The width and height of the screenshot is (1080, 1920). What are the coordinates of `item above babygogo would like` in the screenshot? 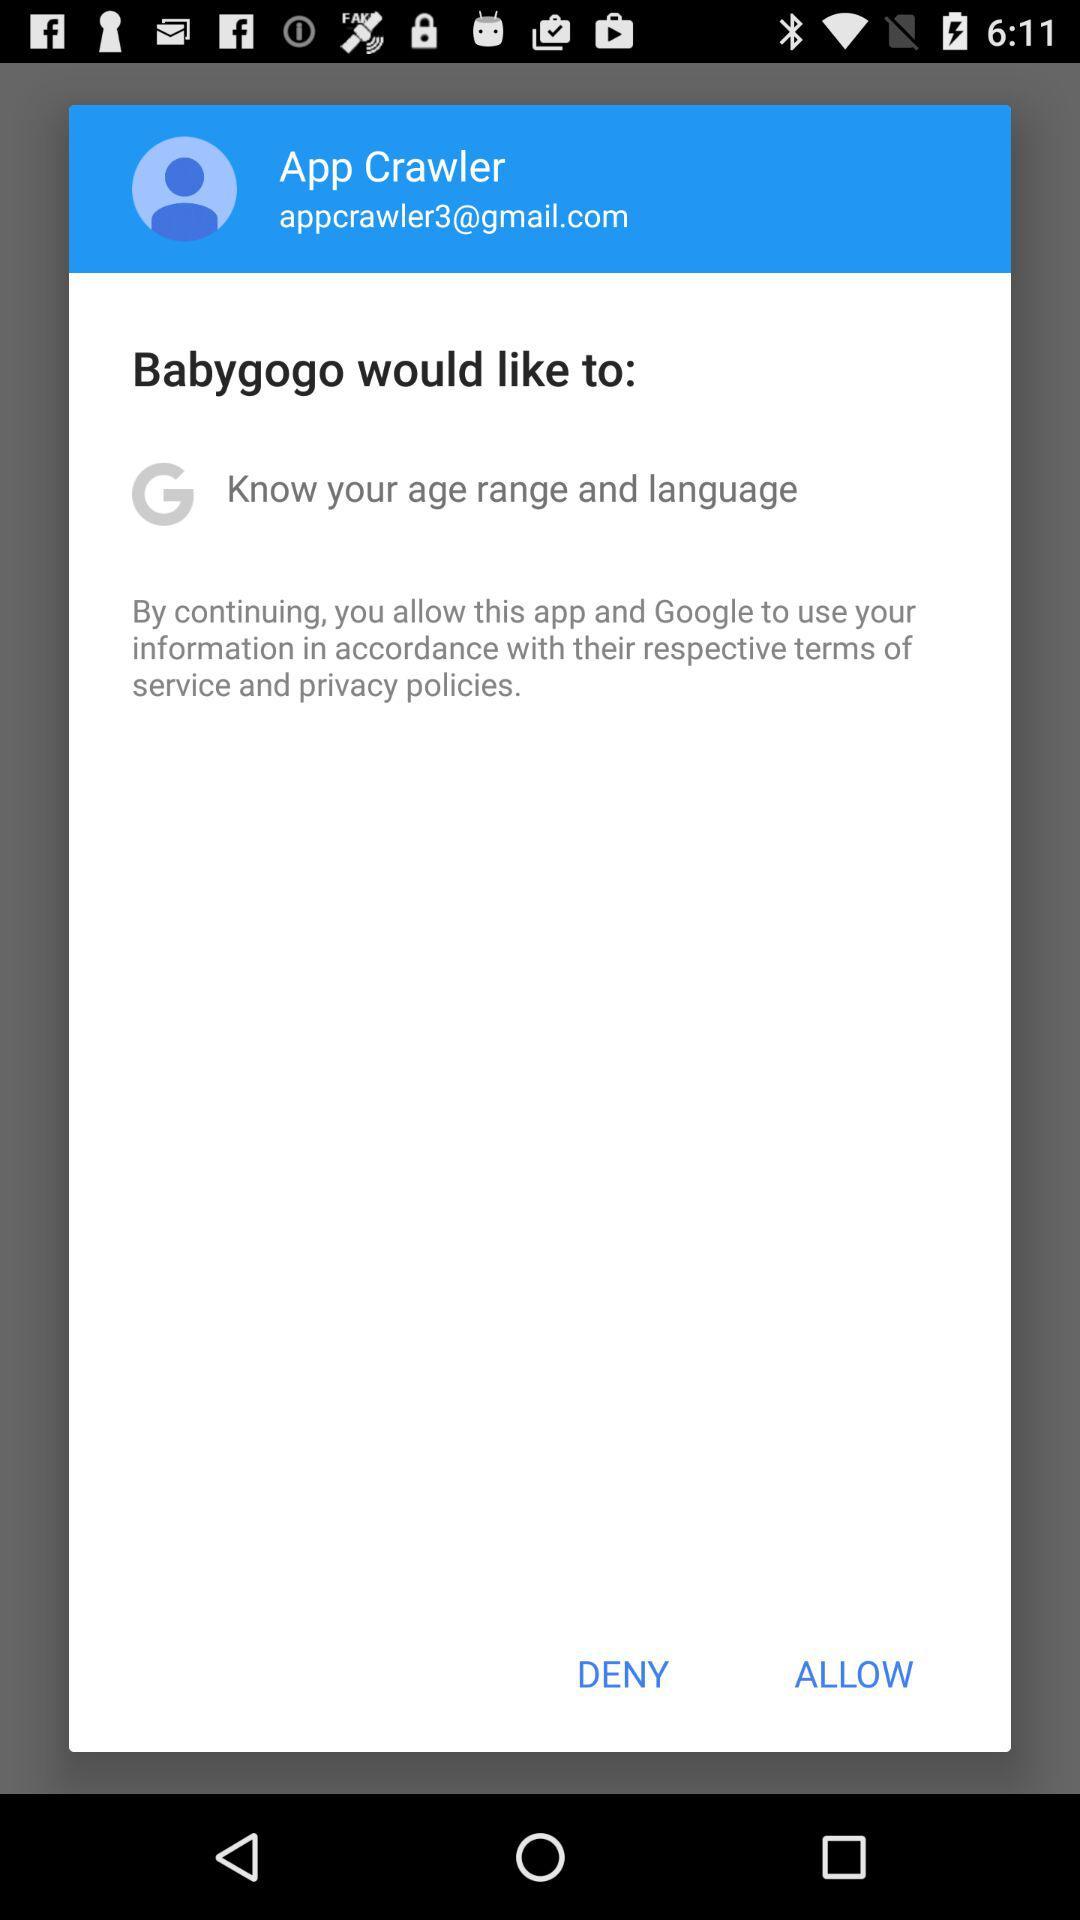 It's located at (184, 188).